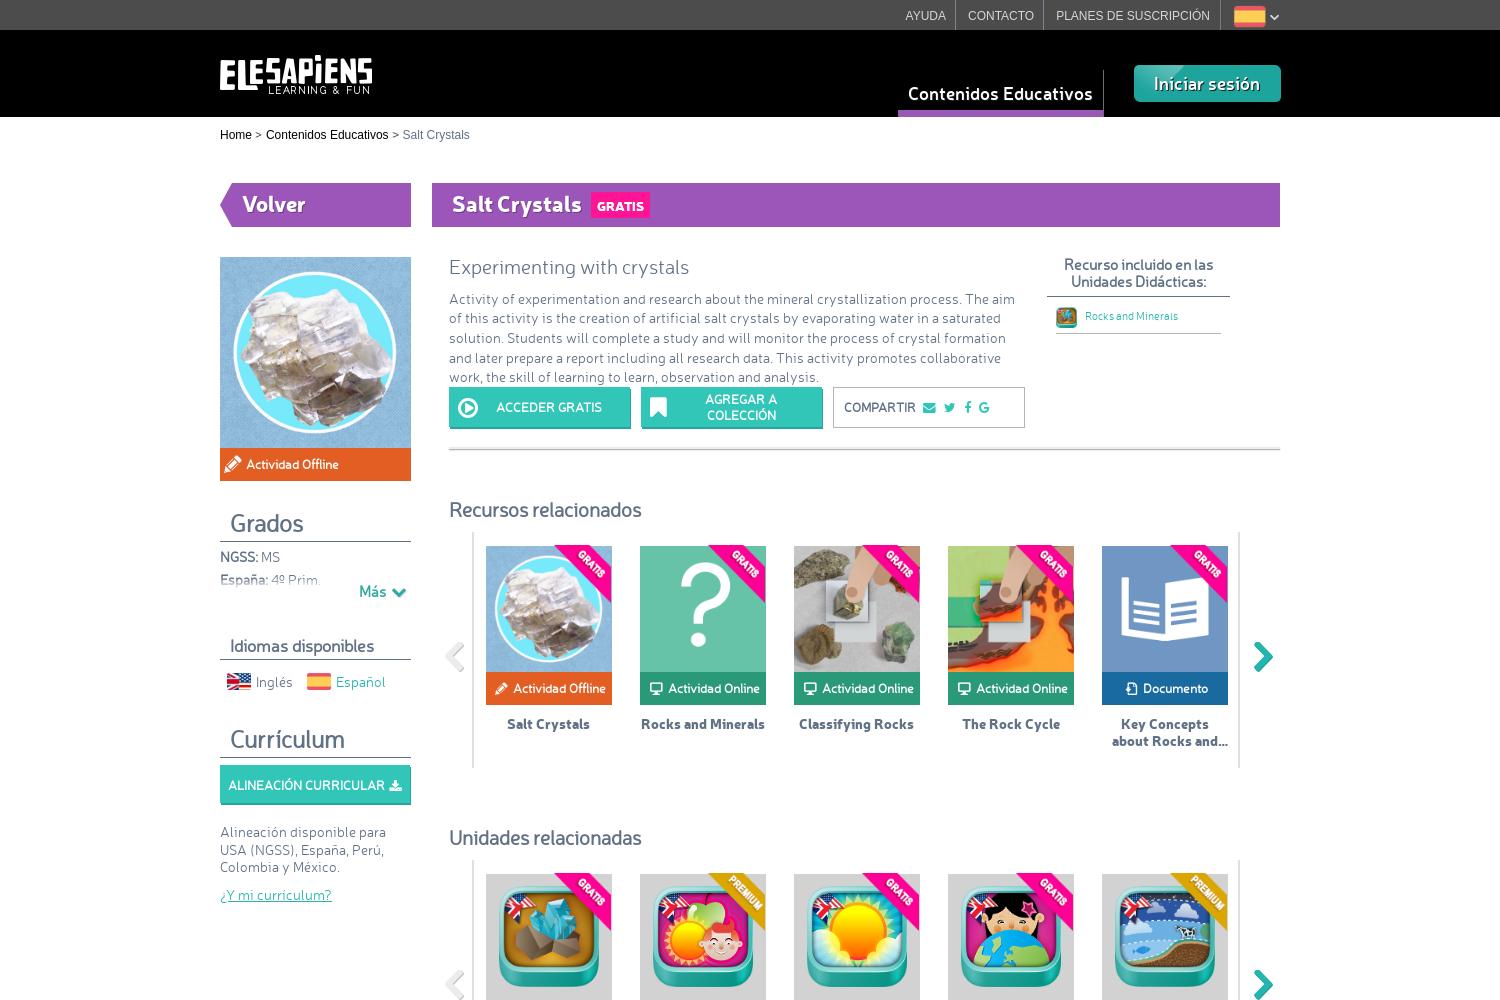  What do you see at coordinates (567, 267) in the screenshot?
I see `'Experimenting with crystals'` at bounding box center [567, 267].